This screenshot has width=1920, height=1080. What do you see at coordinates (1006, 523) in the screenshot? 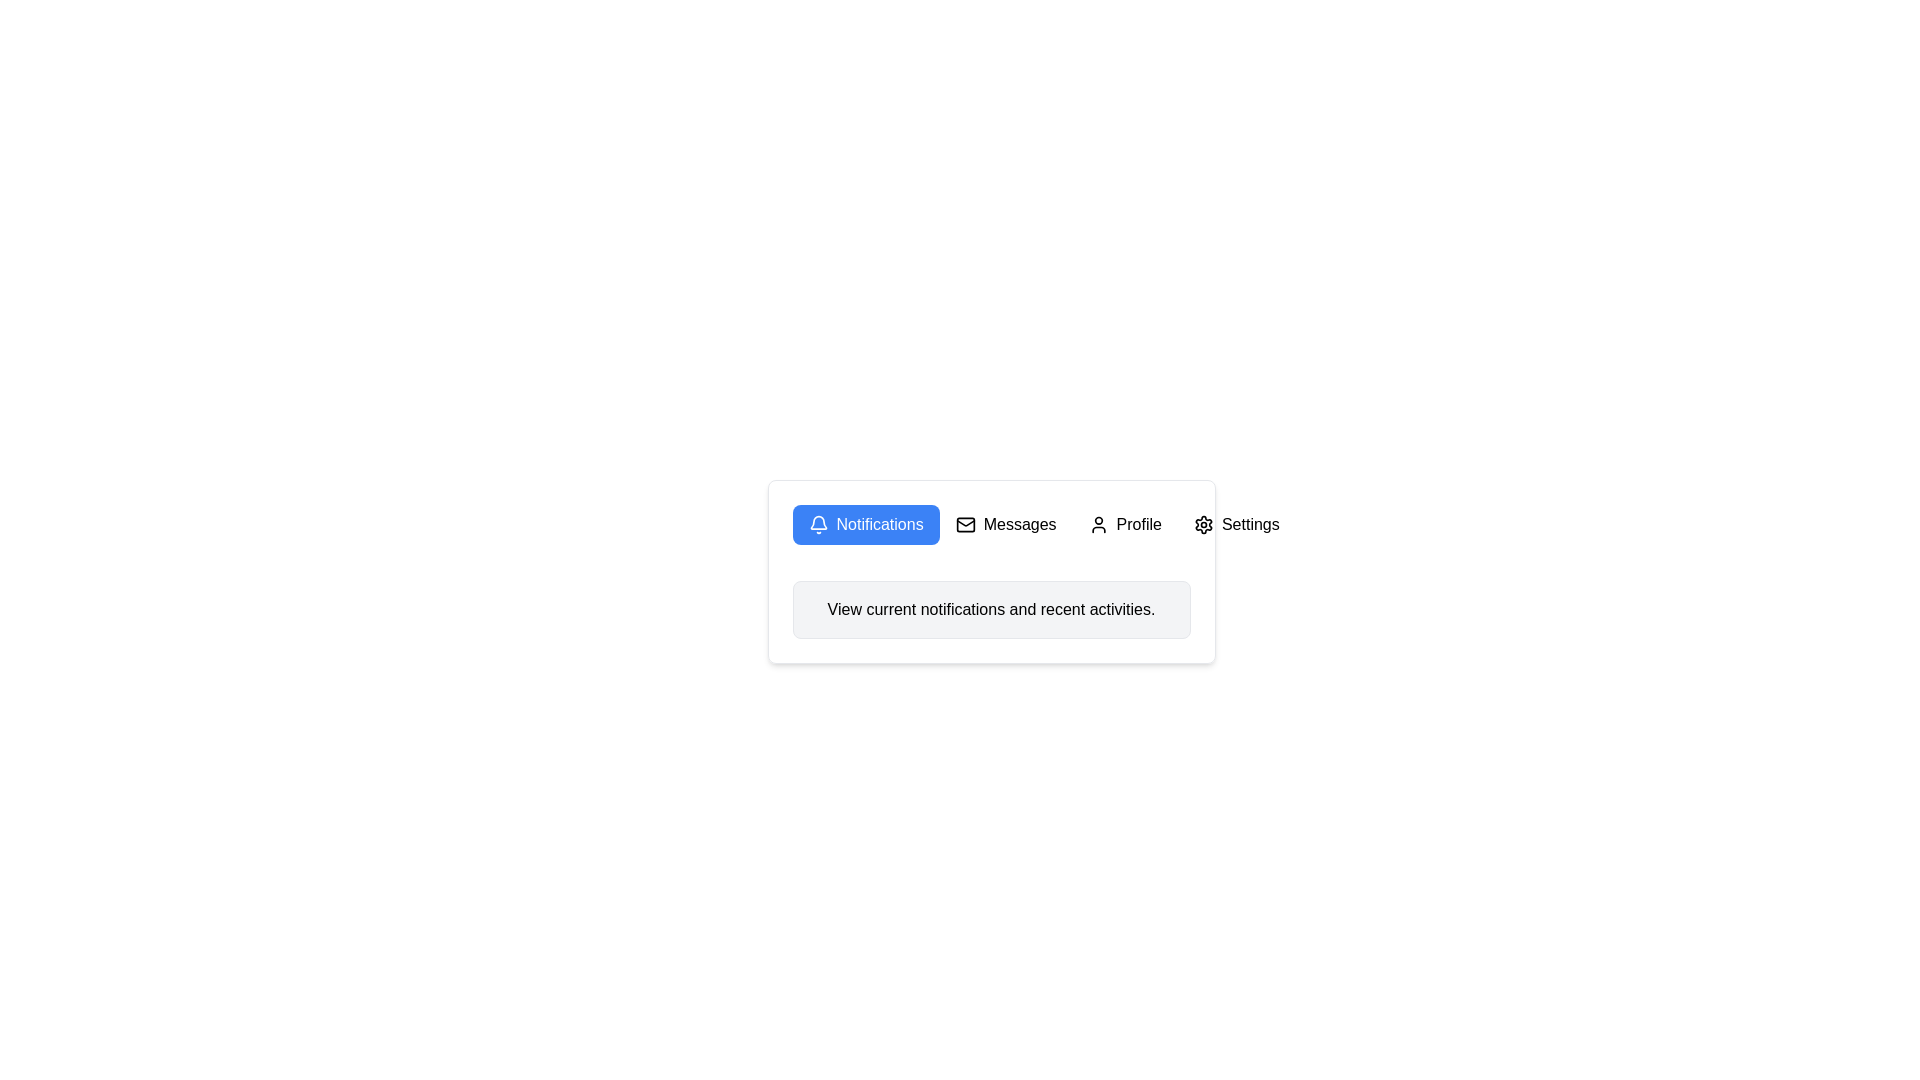
I see `the button located between the 'Notifications' button and the 'Profile' button` at bounding box center [1006, 523].